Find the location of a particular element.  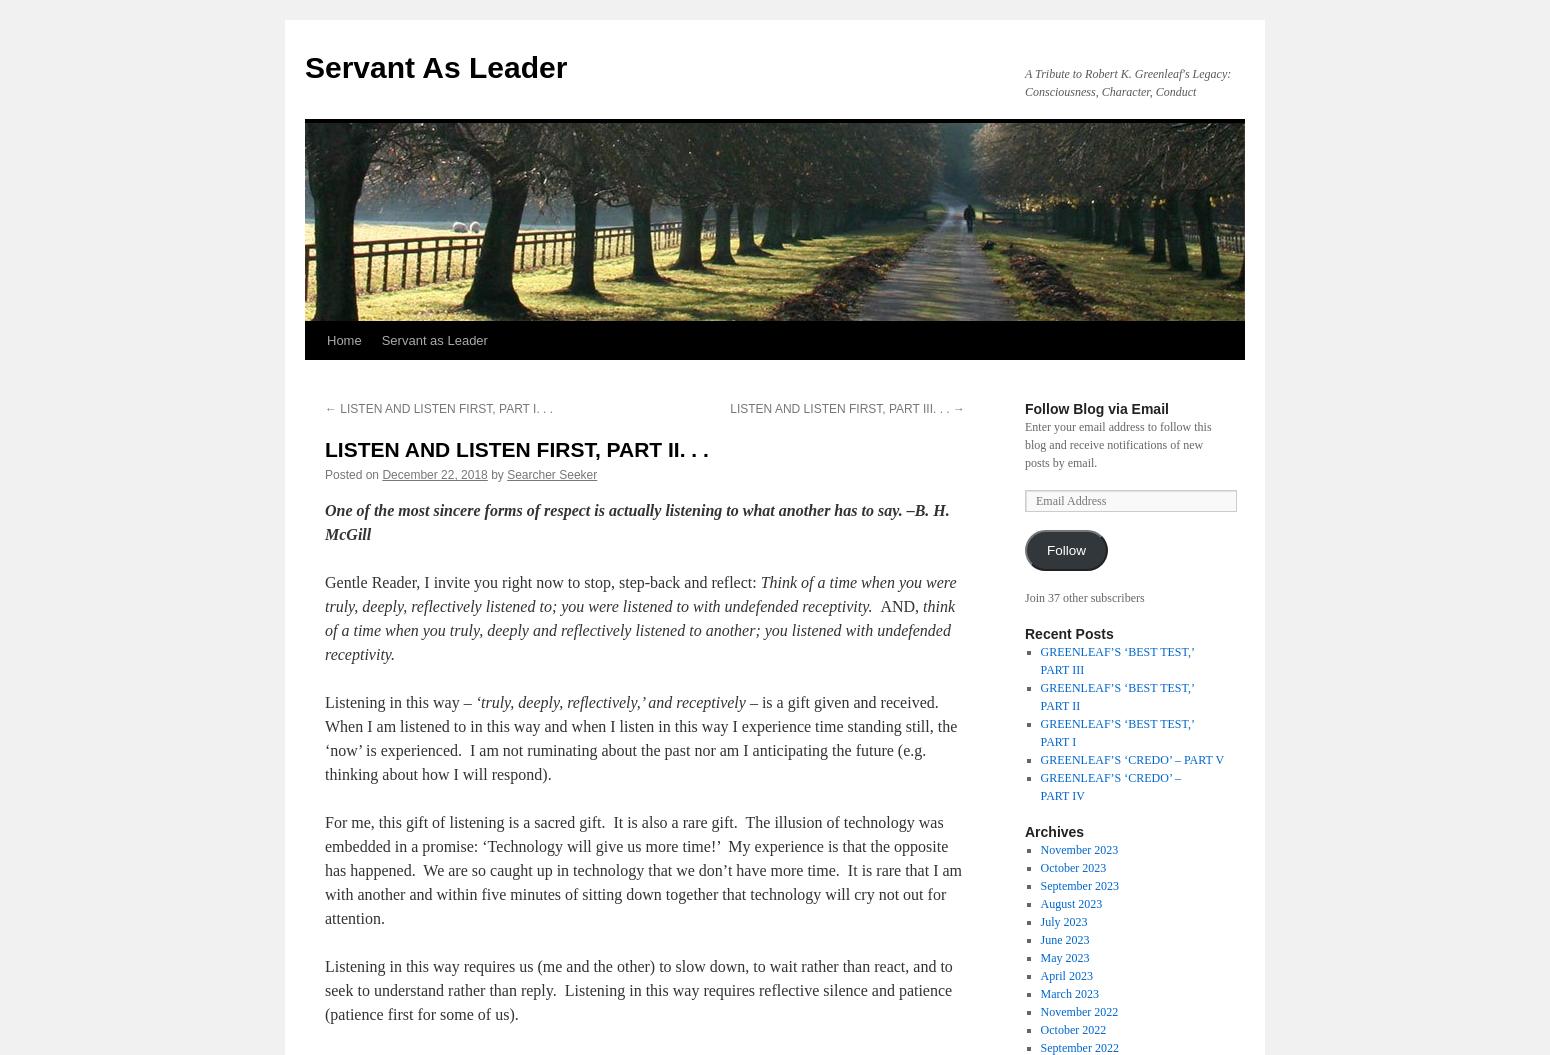

'think of a time when you truly, deeply and reflectively listened to another; you listened with undefended receptivity.' is located at coordinates (638, 630).